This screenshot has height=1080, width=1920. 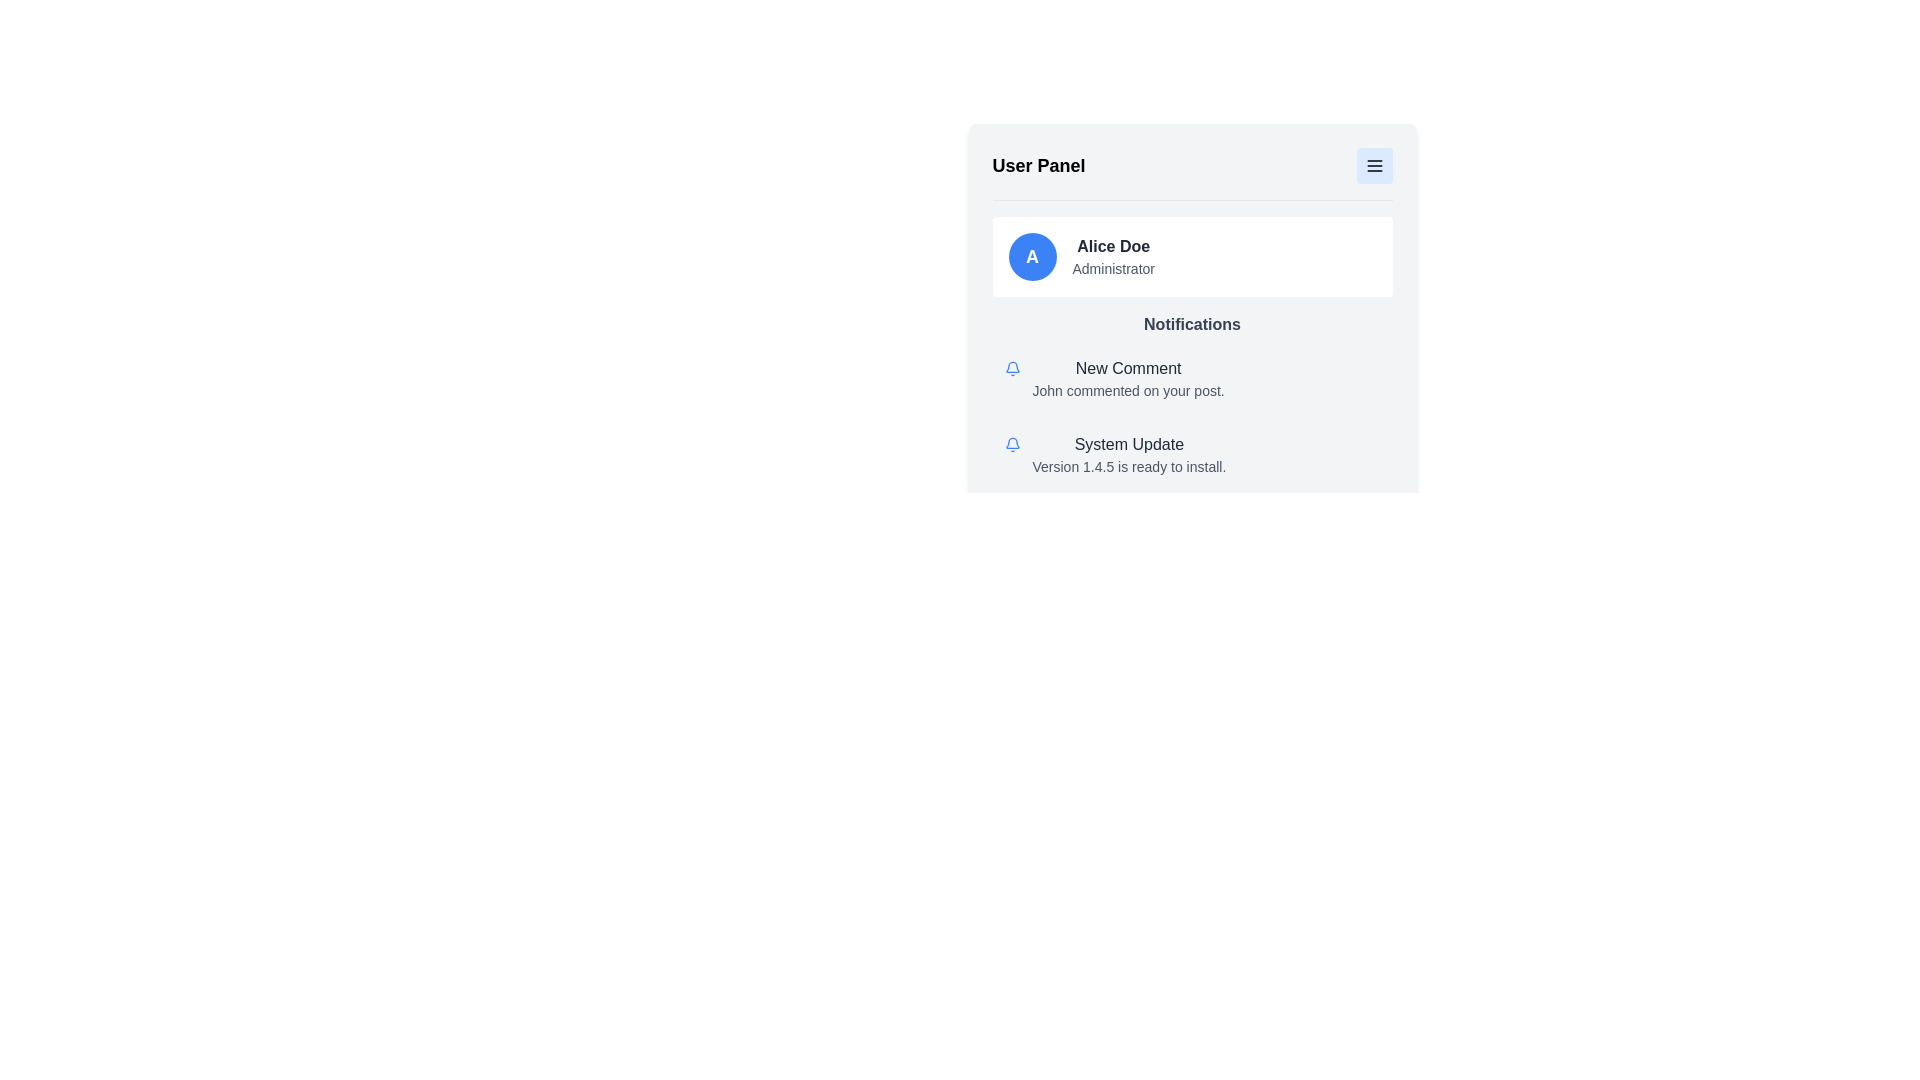 What do you see at coordinates (1129, 455) in the screenshot?
I see `the 'System Update' notification text block, which is the second notification in the list under the 'Notifications' section, to interact with adjacent actionable elements if available` at bounding box center [1129, 455].